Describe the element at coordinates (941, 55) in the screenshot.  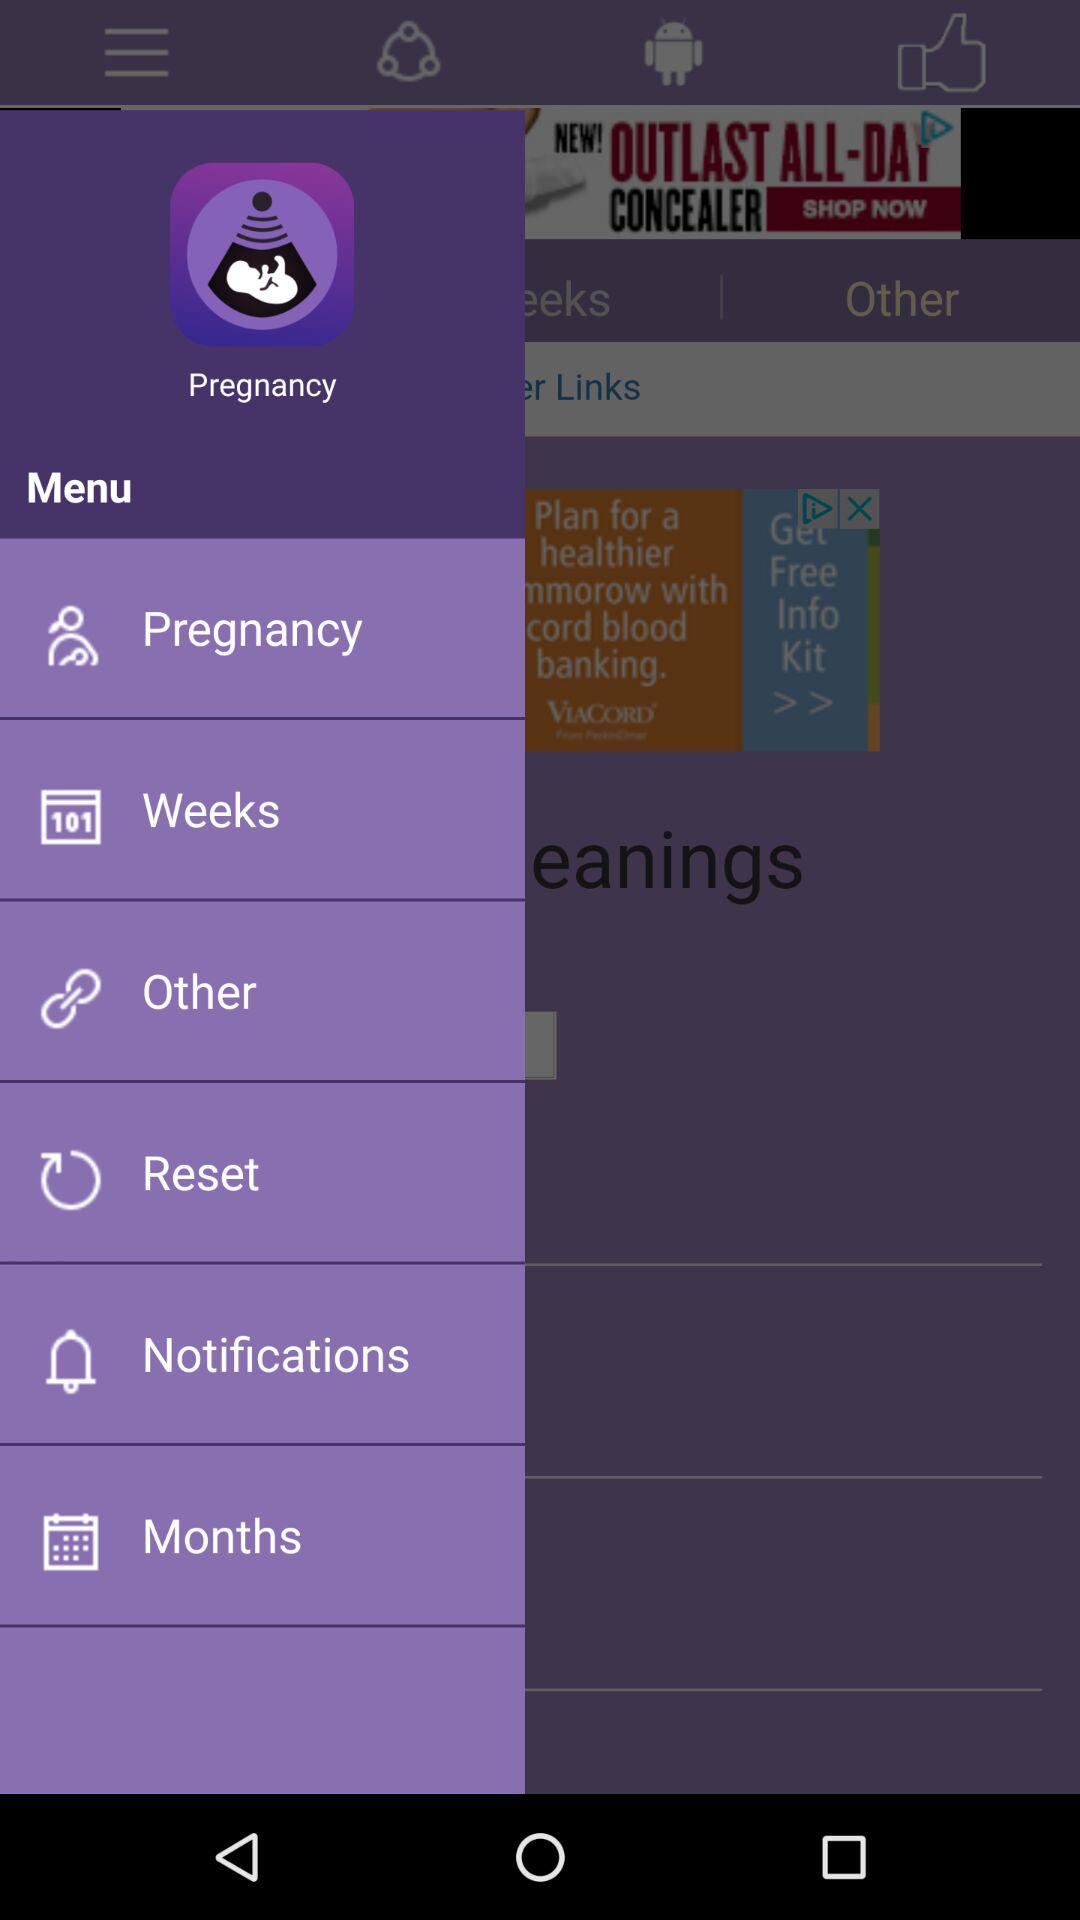
I see `the star icon` at that location.